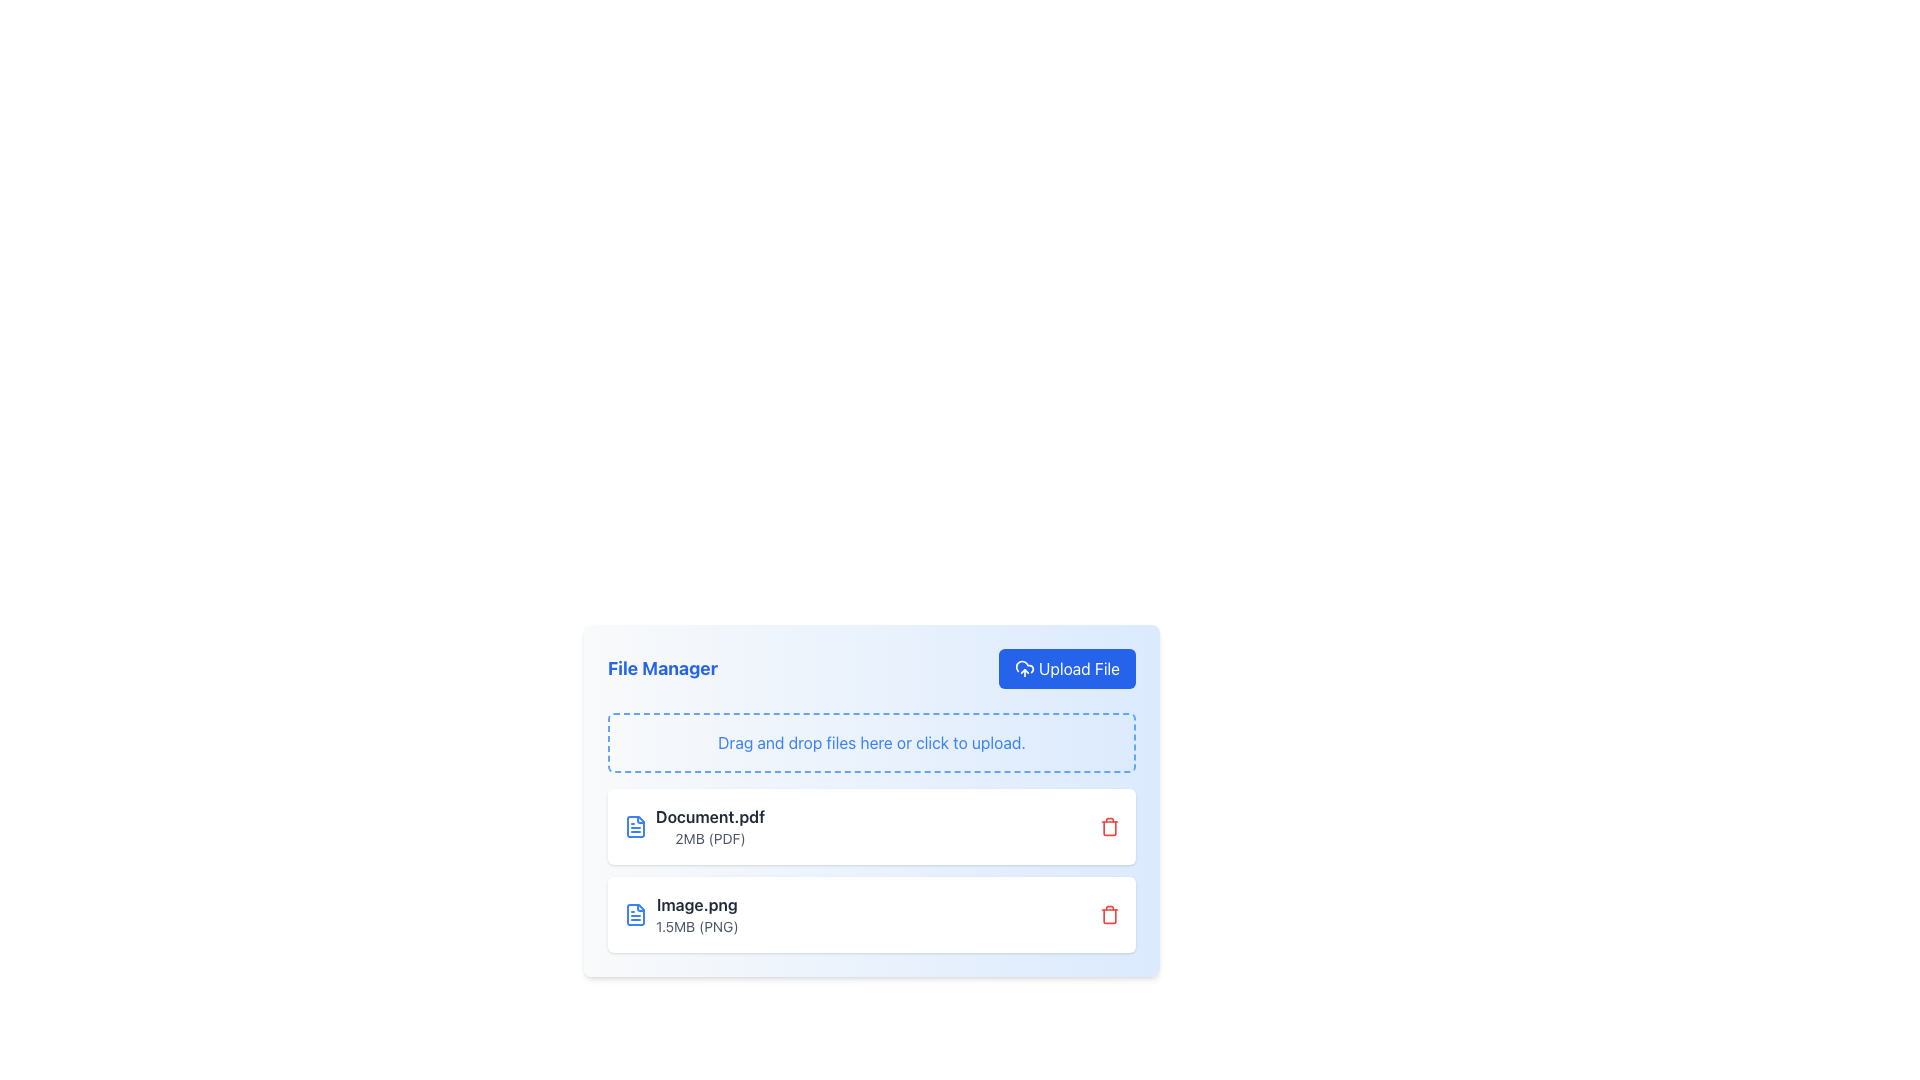 Image resolution: width=1920 pixels, height=1080 pixels. I want to click on the descriptive label for the file located in the 'File Manager' section, which displays the file name, size, and type, positioned centrally below the 'Document.pdf' label, so click(681, 914).